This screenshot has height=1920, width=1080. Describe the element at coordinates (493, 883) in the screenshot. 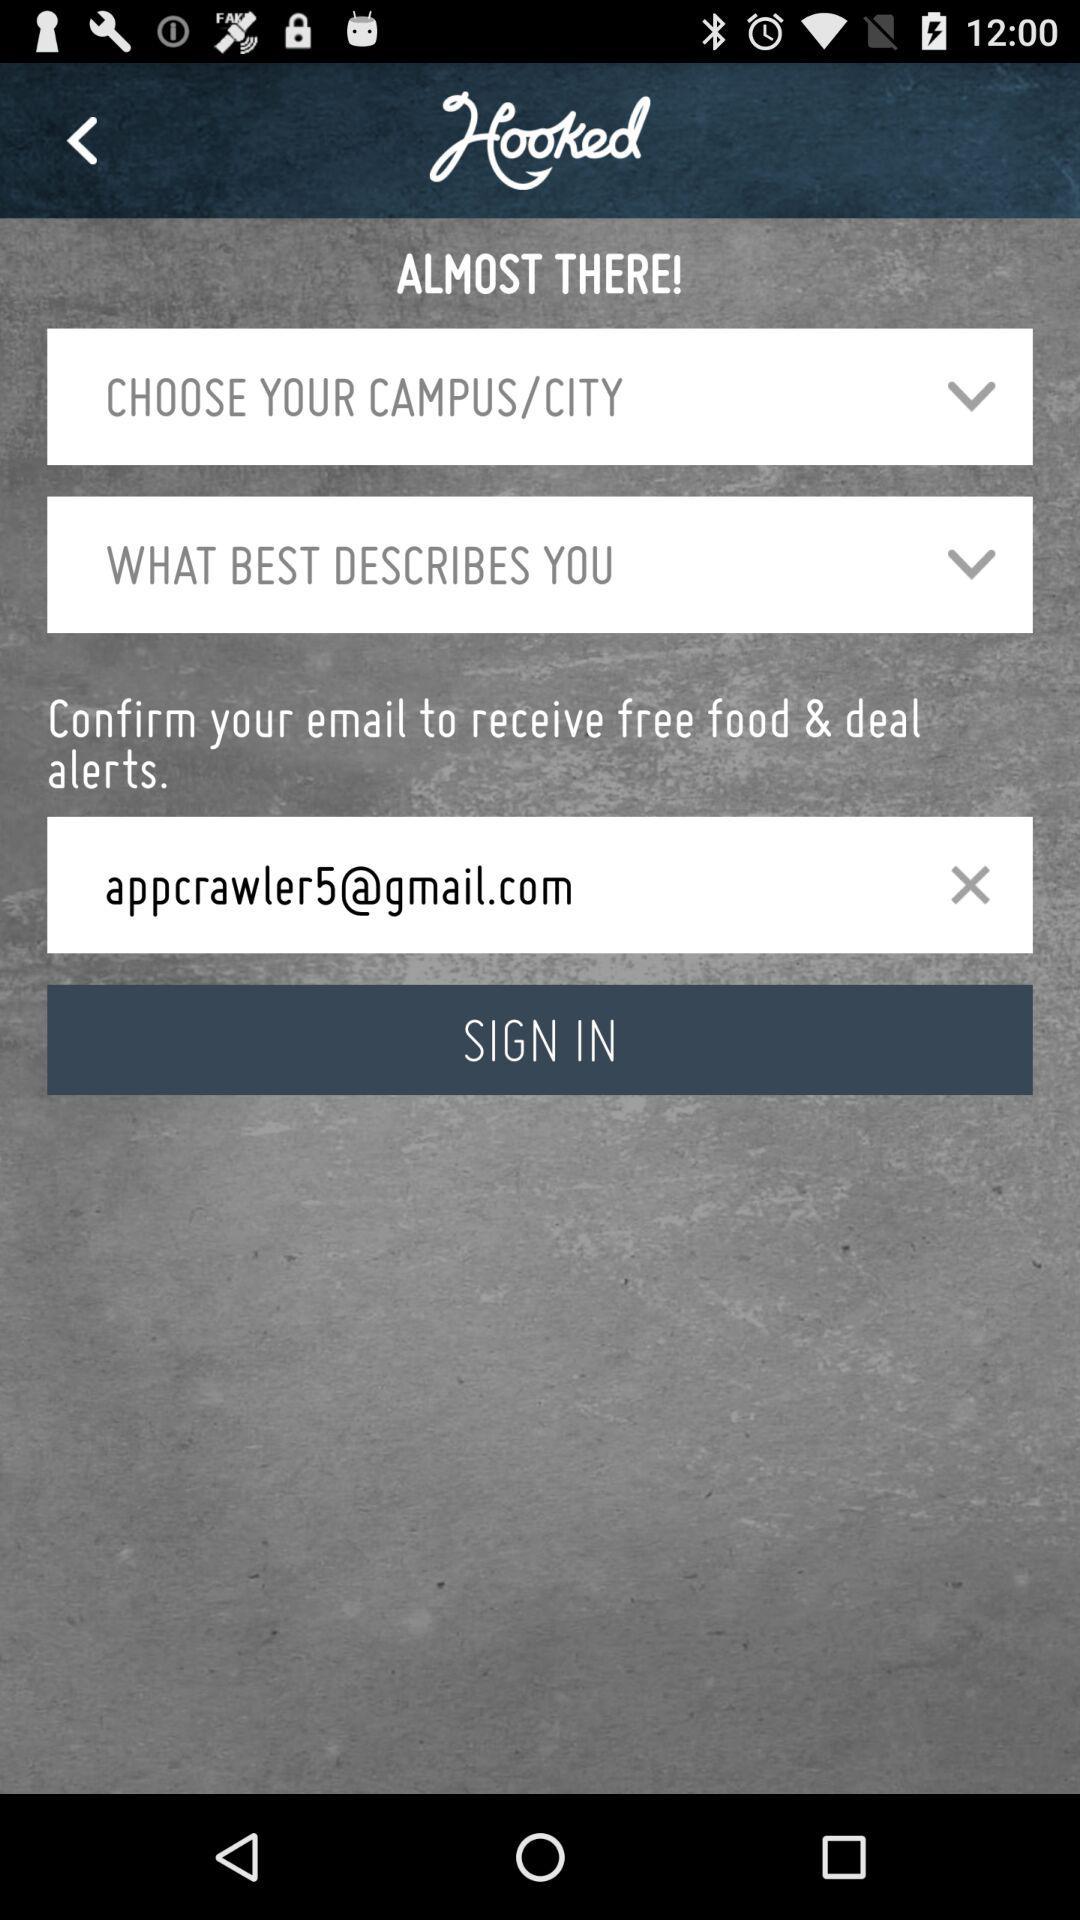

I see `appcrawler5@gmail.com item` at that location.